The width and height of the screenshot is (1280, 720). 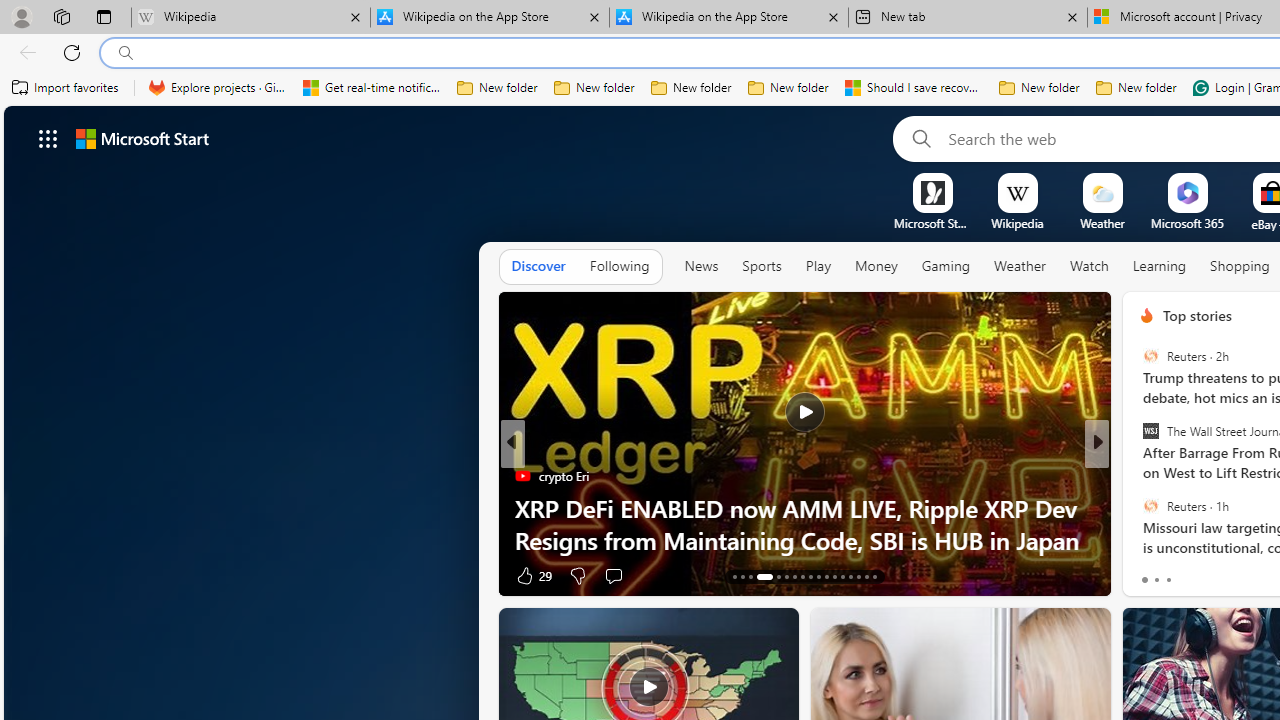 What do you see at coordinates (249, 17) in the screenshot?
I see `'Wikipedia - Sleeping'` at bounding box center [249, 17].